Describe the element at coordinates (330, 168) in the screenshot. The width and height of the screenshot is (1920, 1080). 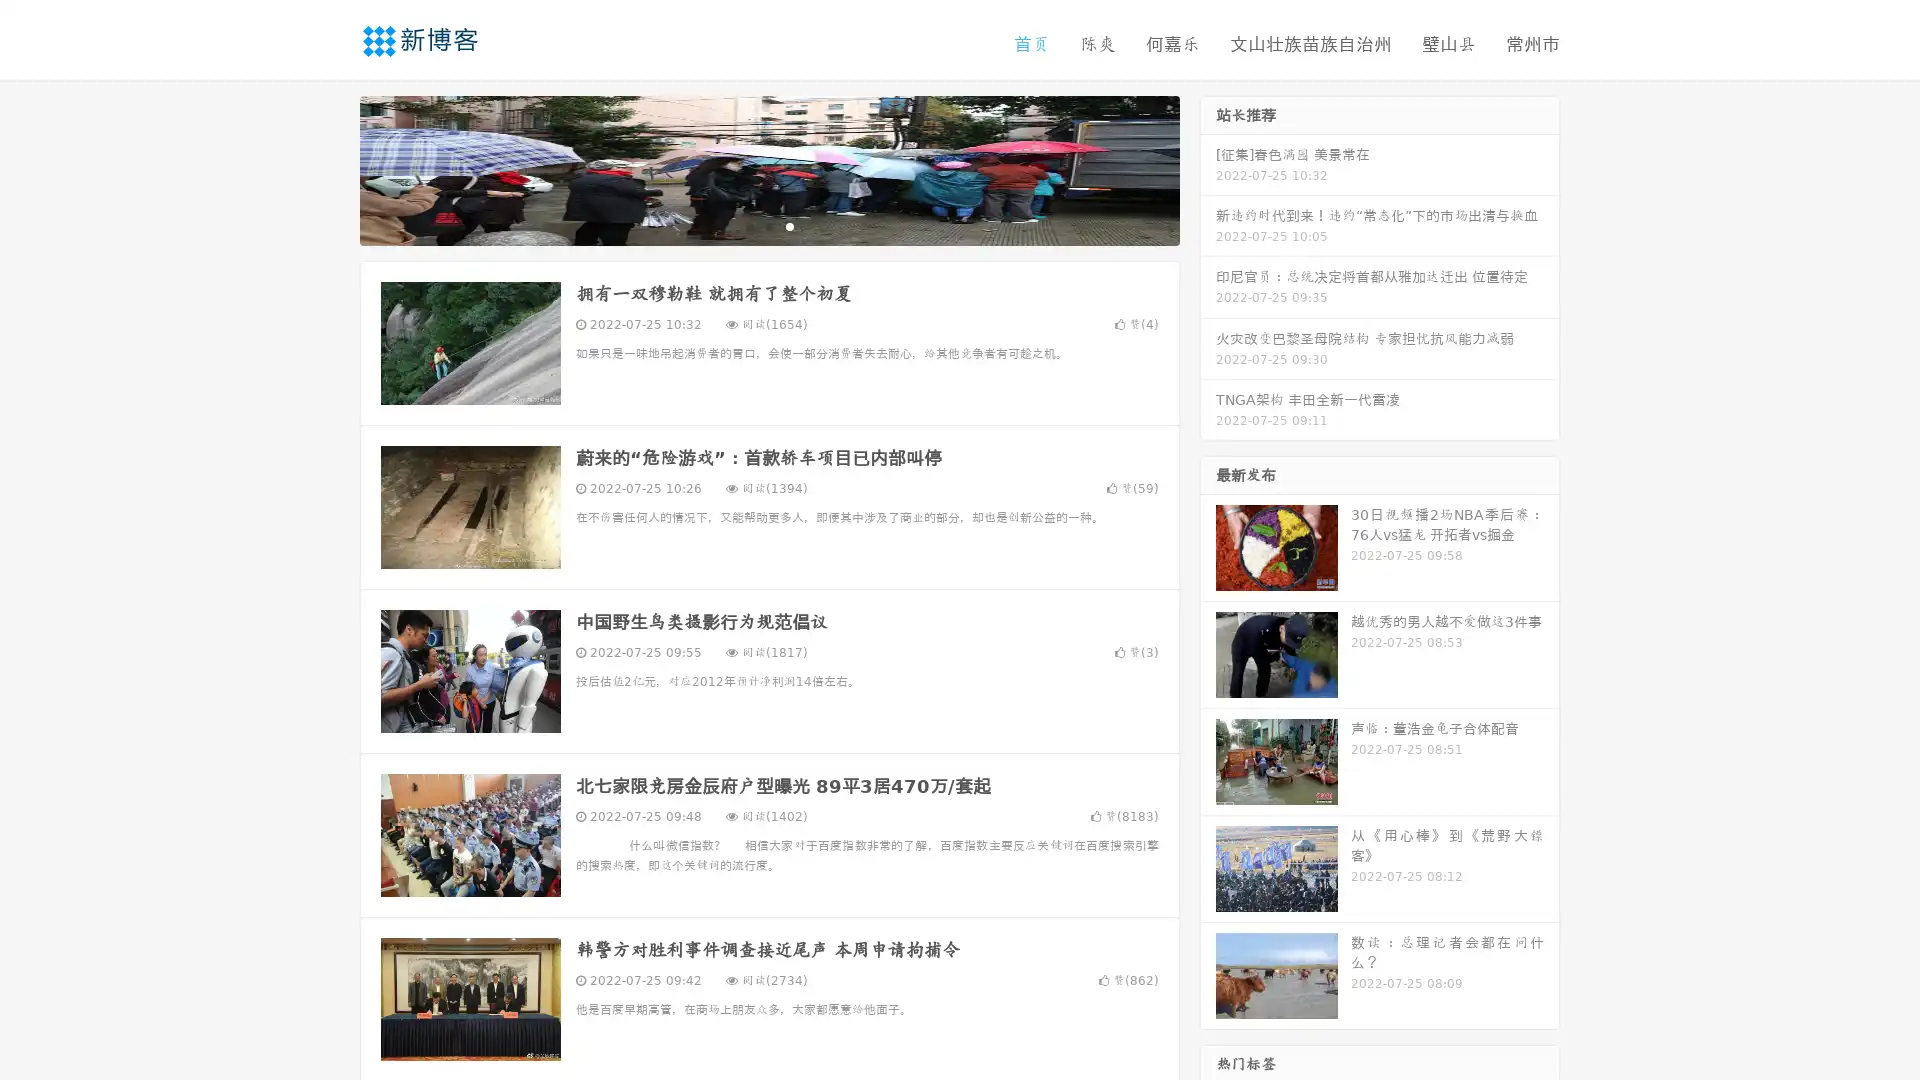
I see `Previous slide` at that location.